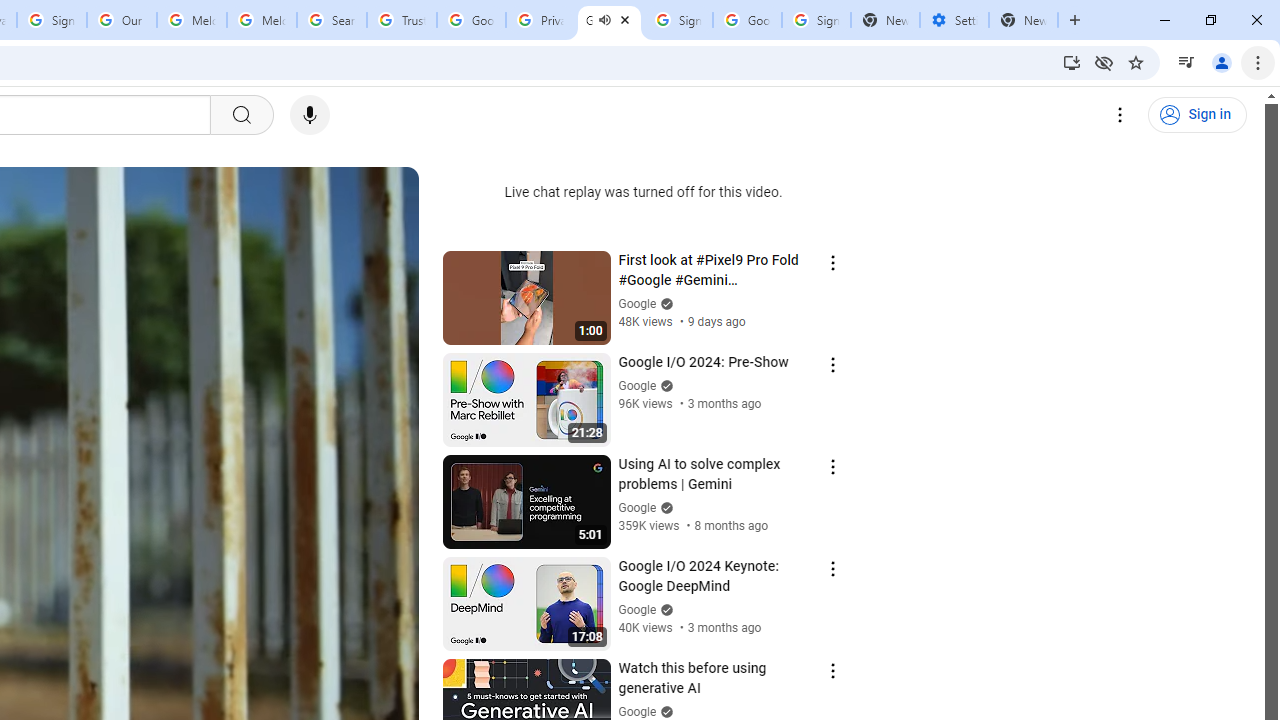 The image size is (1280, 720). Describe the element at coordinates (308, 115) in the screenshot. I see `'Search with your voice'` at that location.